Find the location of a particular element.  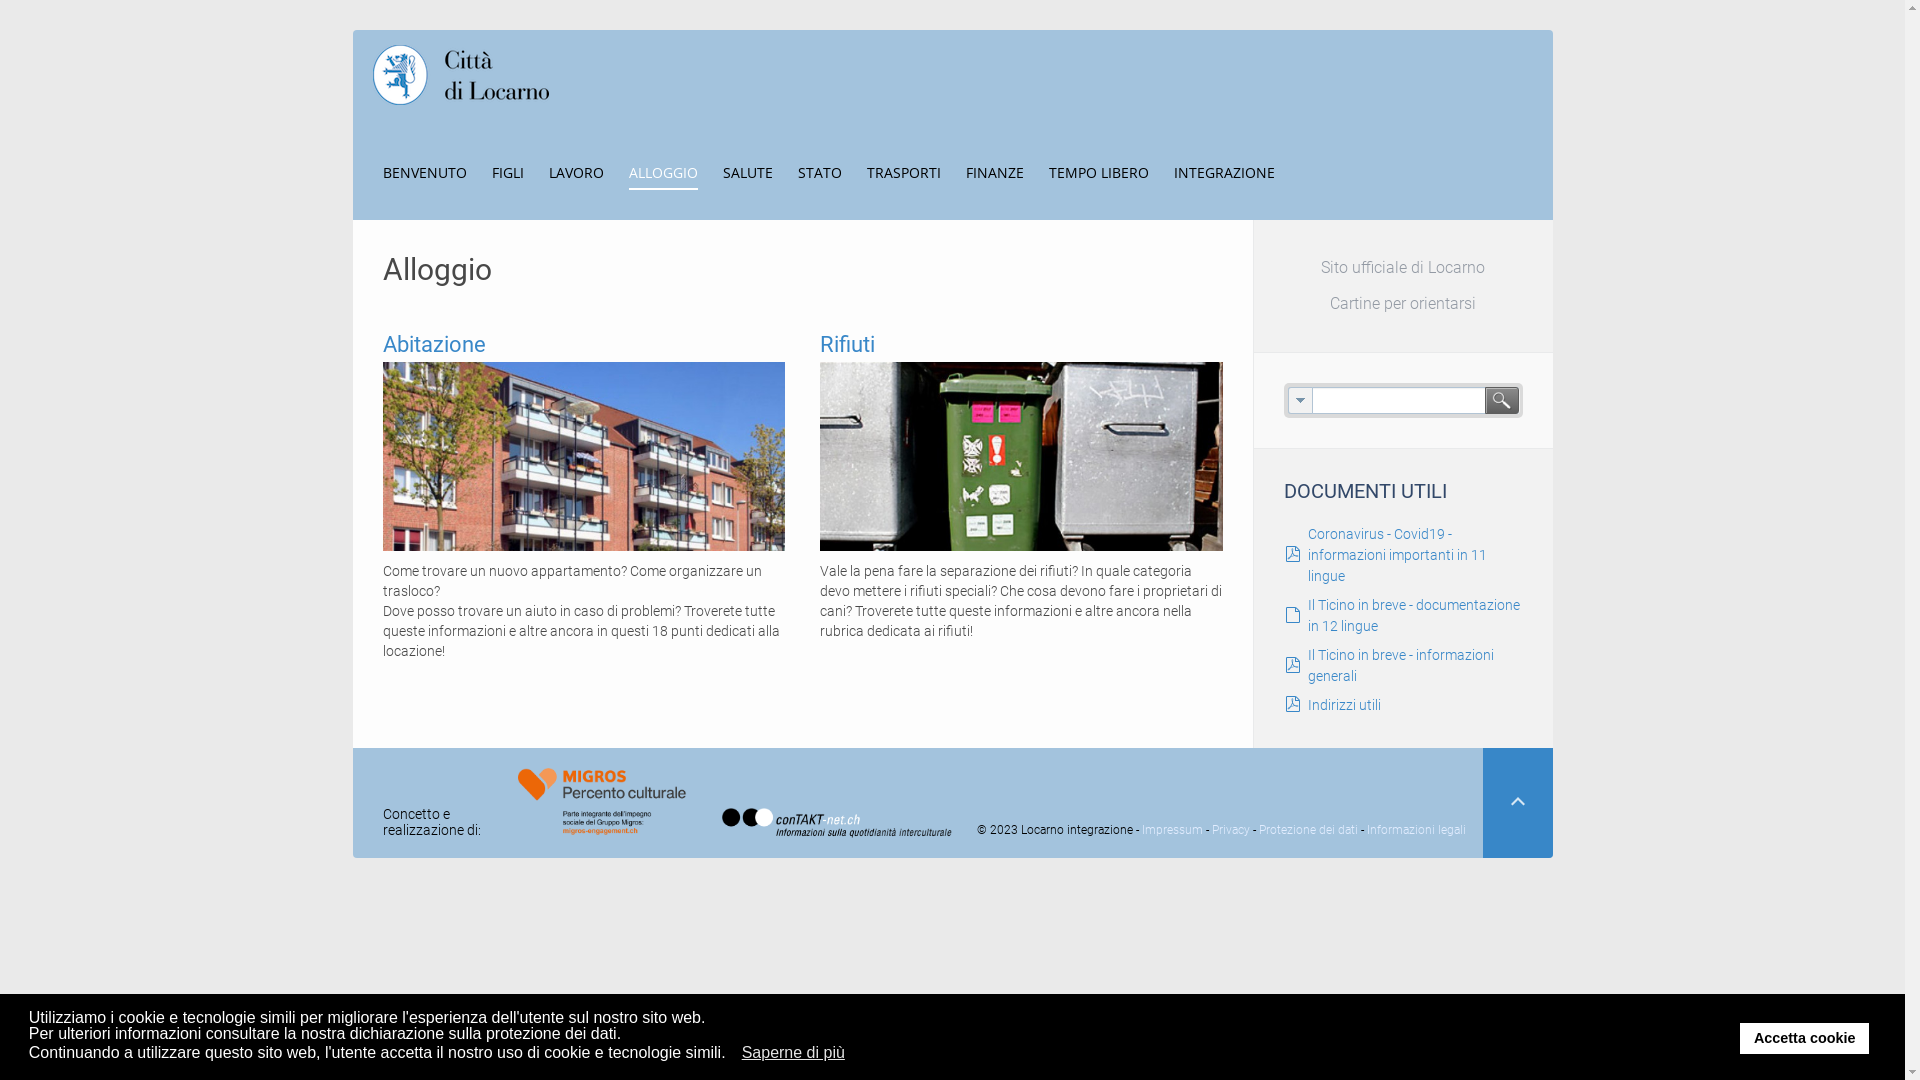

'ALLOGGIO' is located at coordinates (662, 171).